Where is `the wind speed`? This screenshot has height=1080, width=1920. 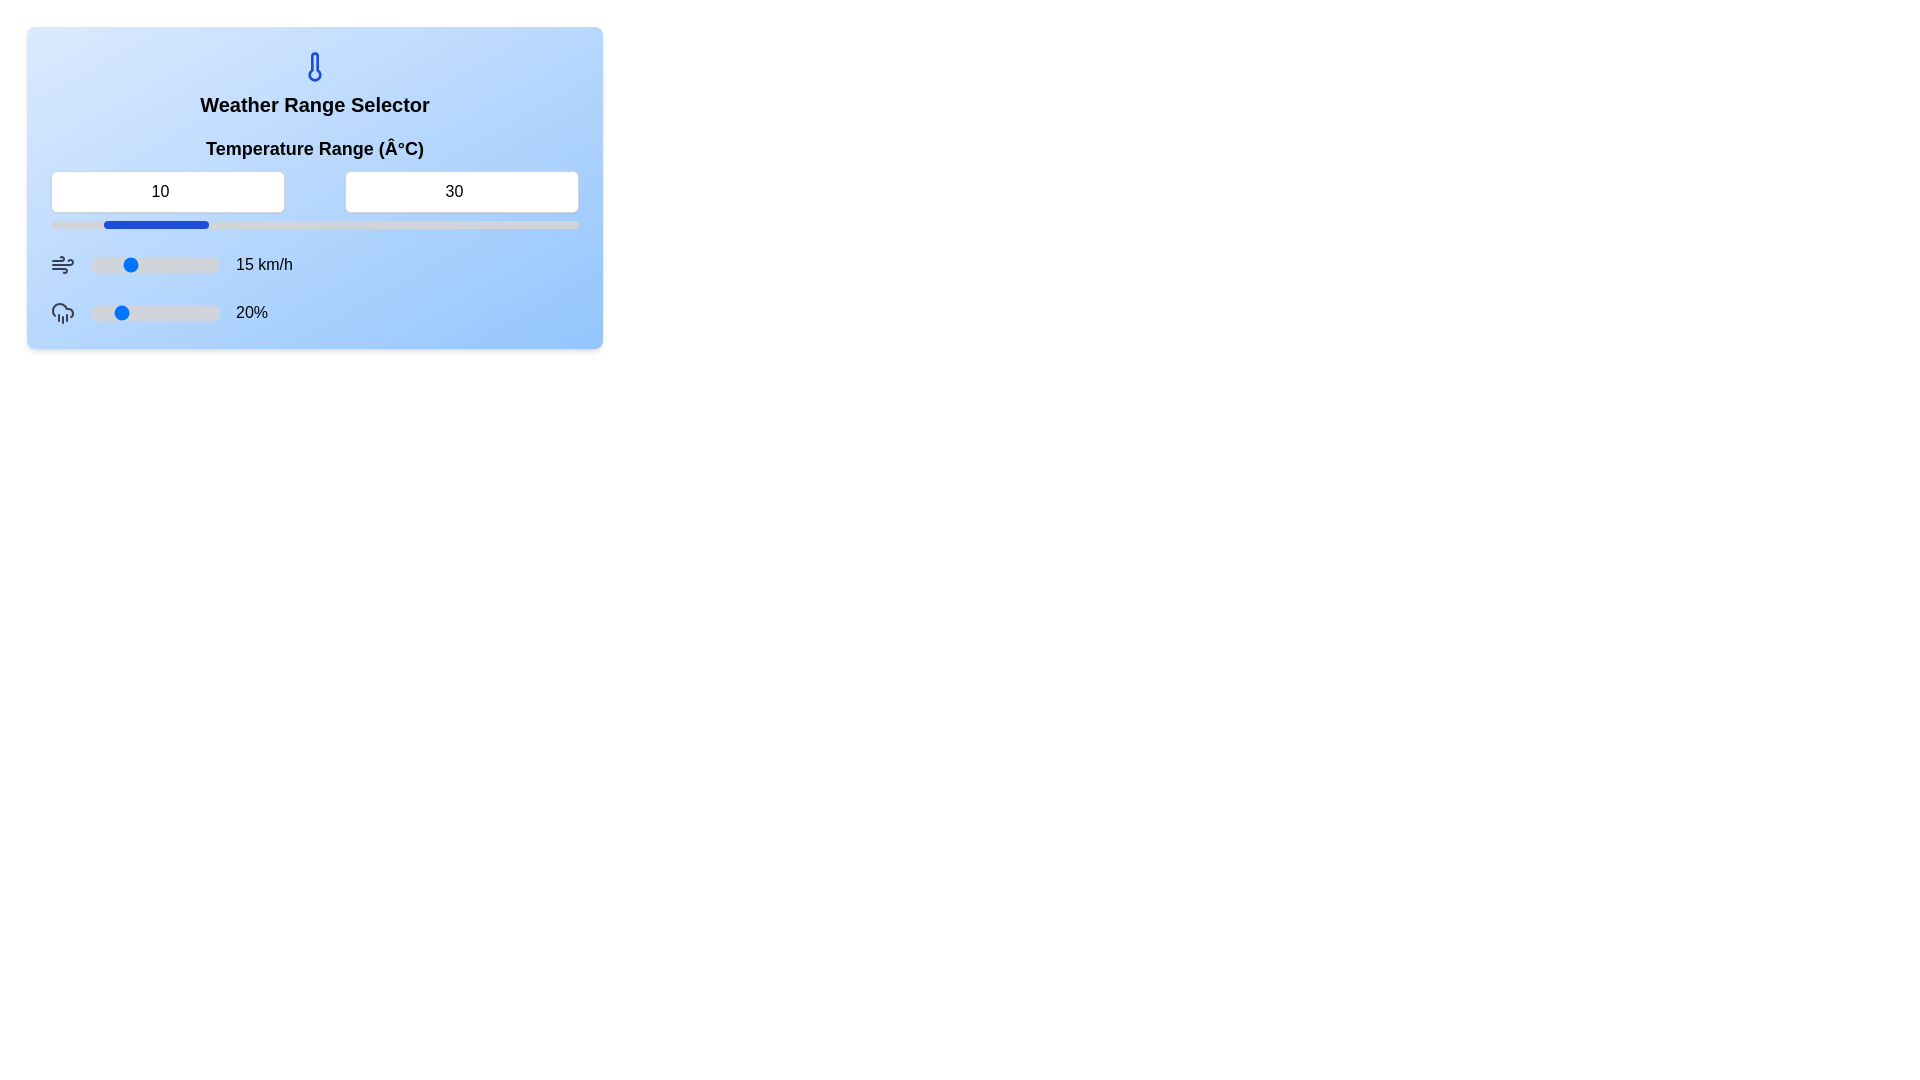
the wind speed is located at coordinates (162, 264).